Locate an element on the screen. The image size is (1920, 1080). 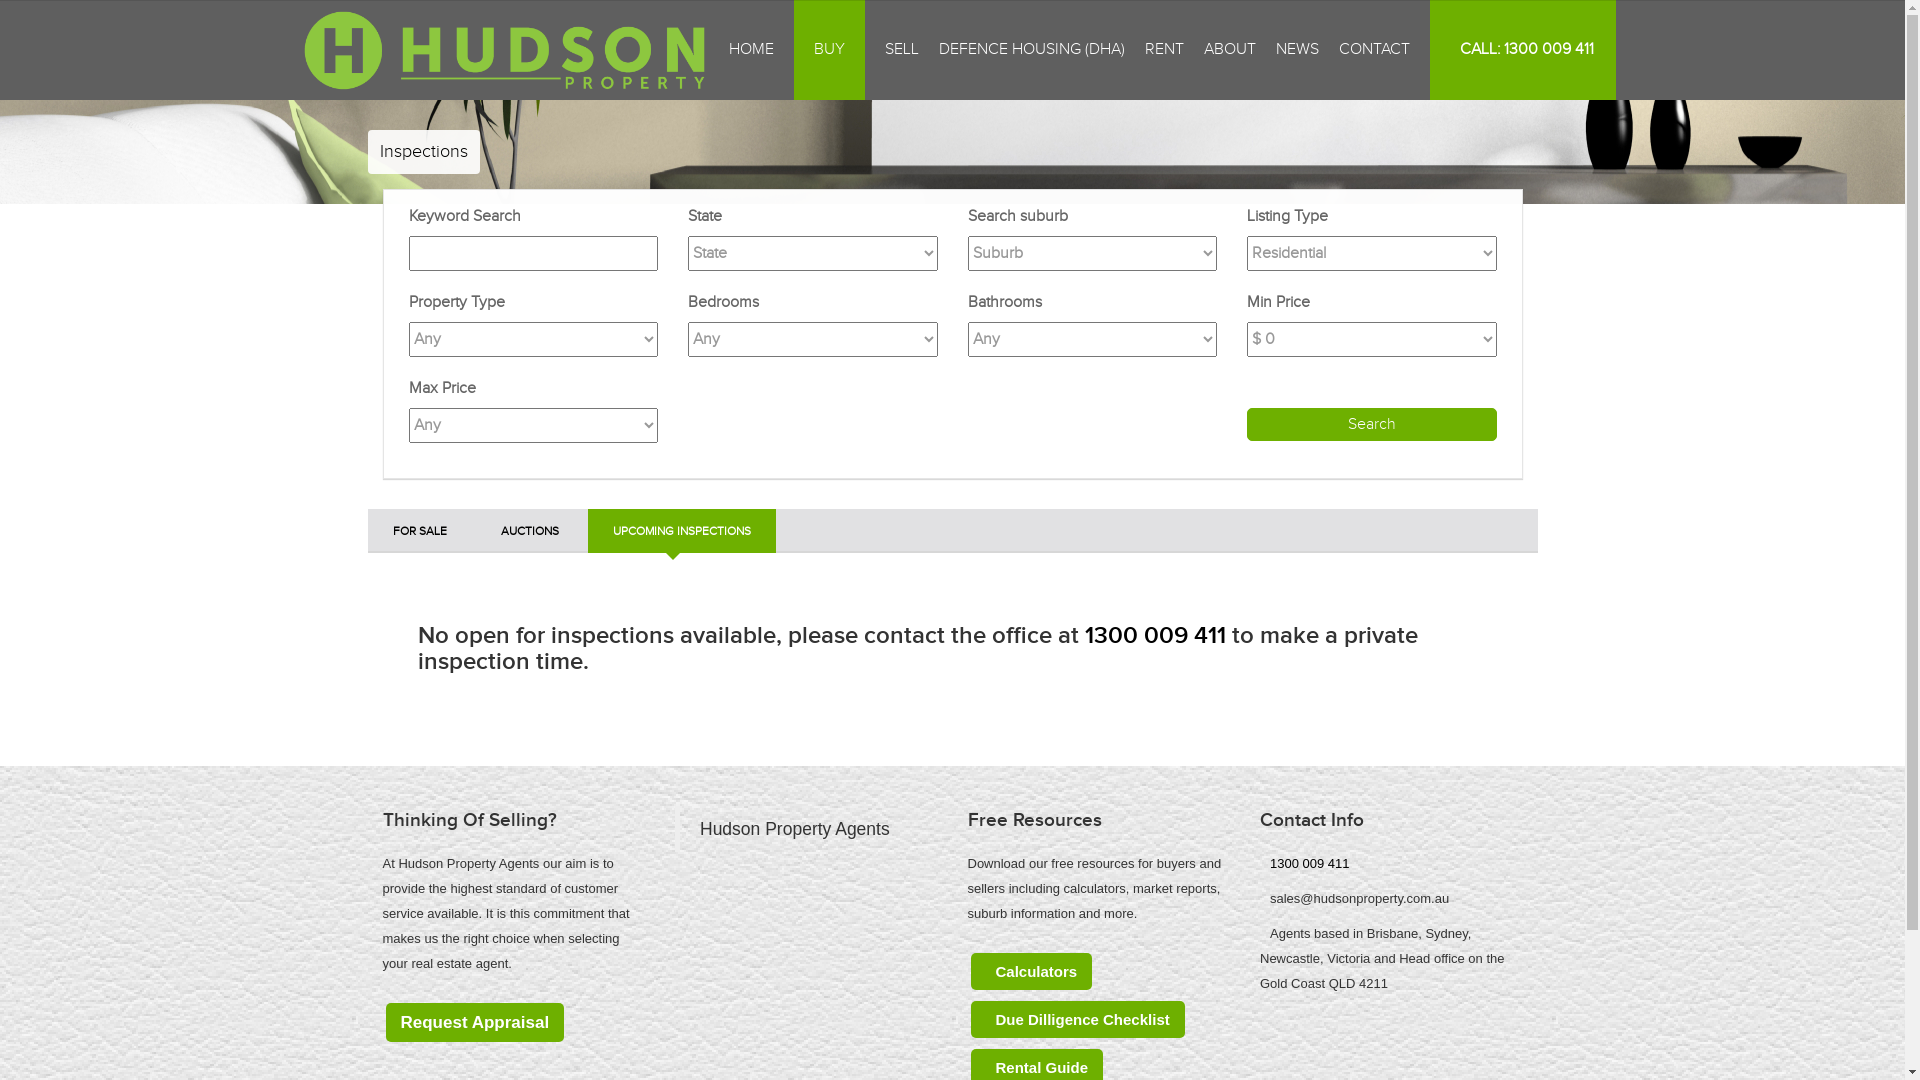
'UPCOMING INSPECTIONS' is located at coordinates (681, 530).